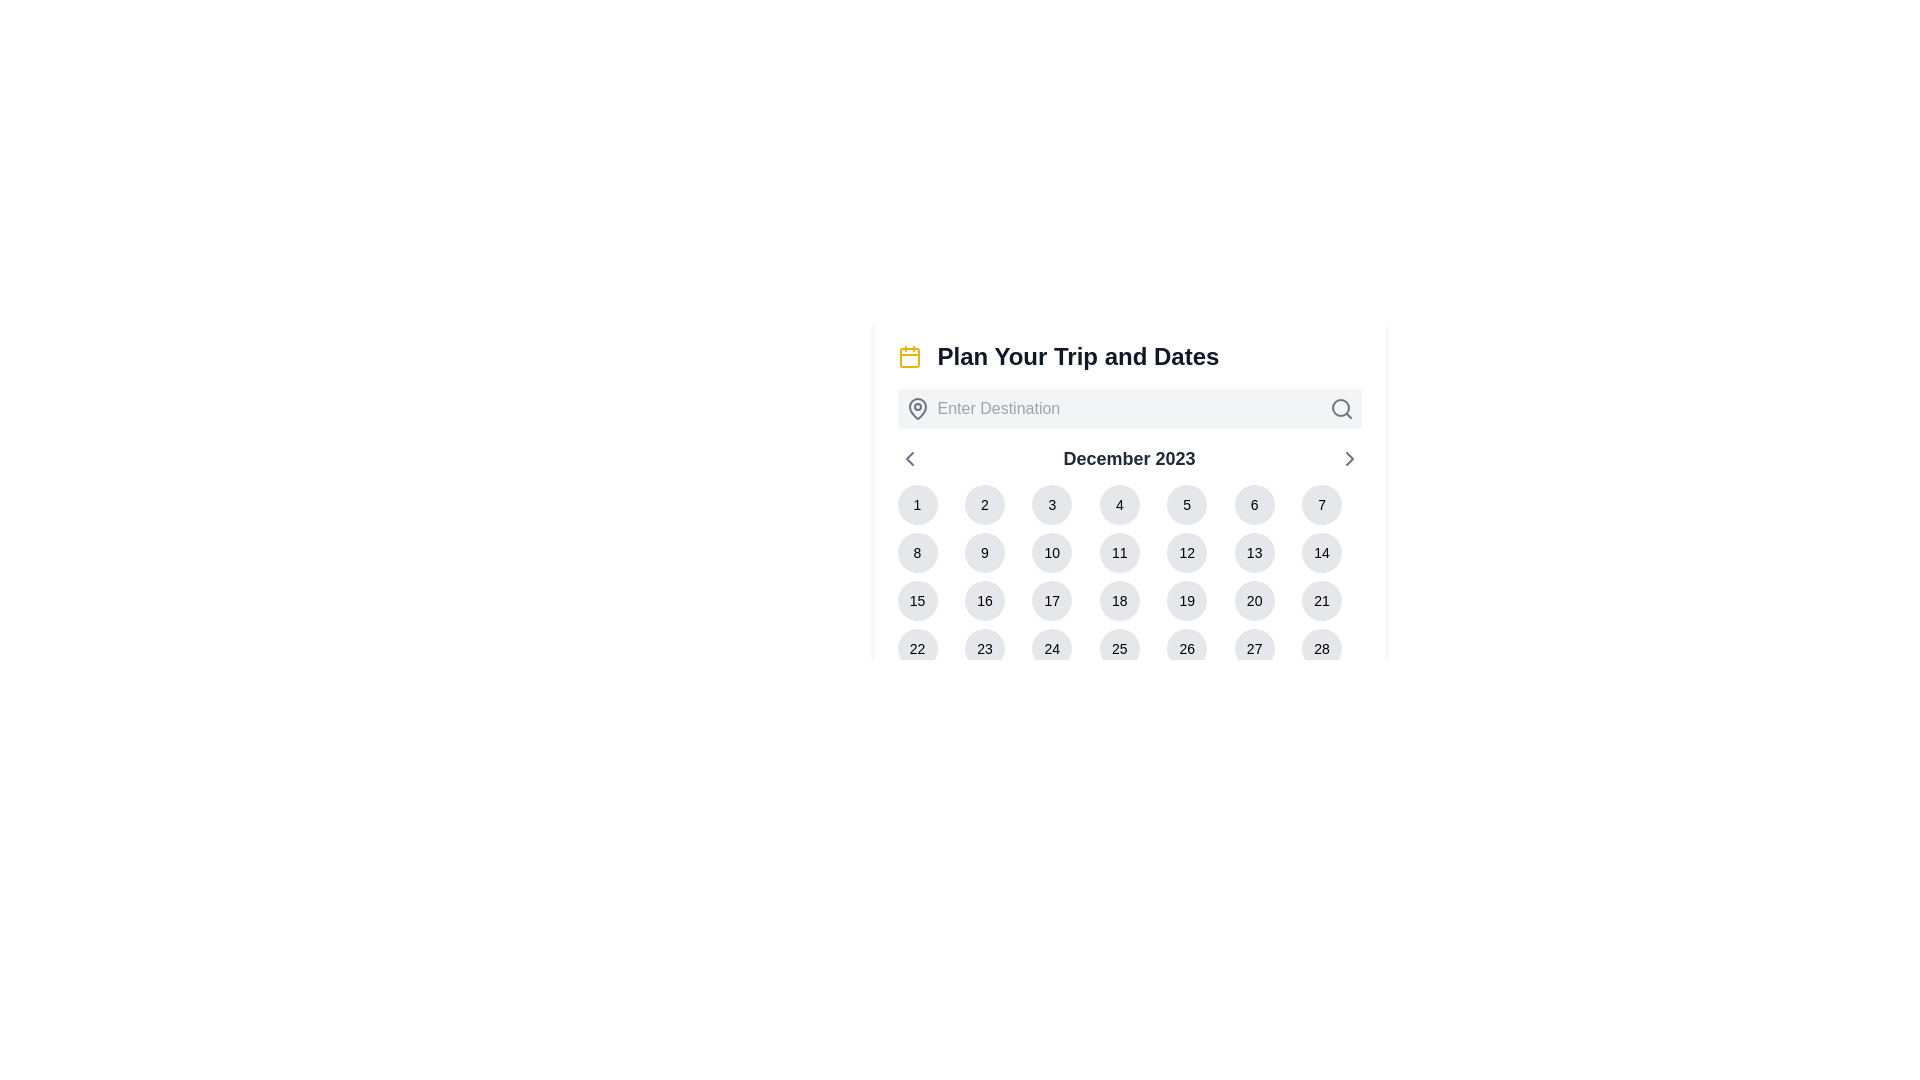  What do you see at coordinates (1349, 459) in the screenshot?
I see `the right-facing chevron arrow icon in the top-right corner of the calendar interface` at bounding box center [1349, 459].